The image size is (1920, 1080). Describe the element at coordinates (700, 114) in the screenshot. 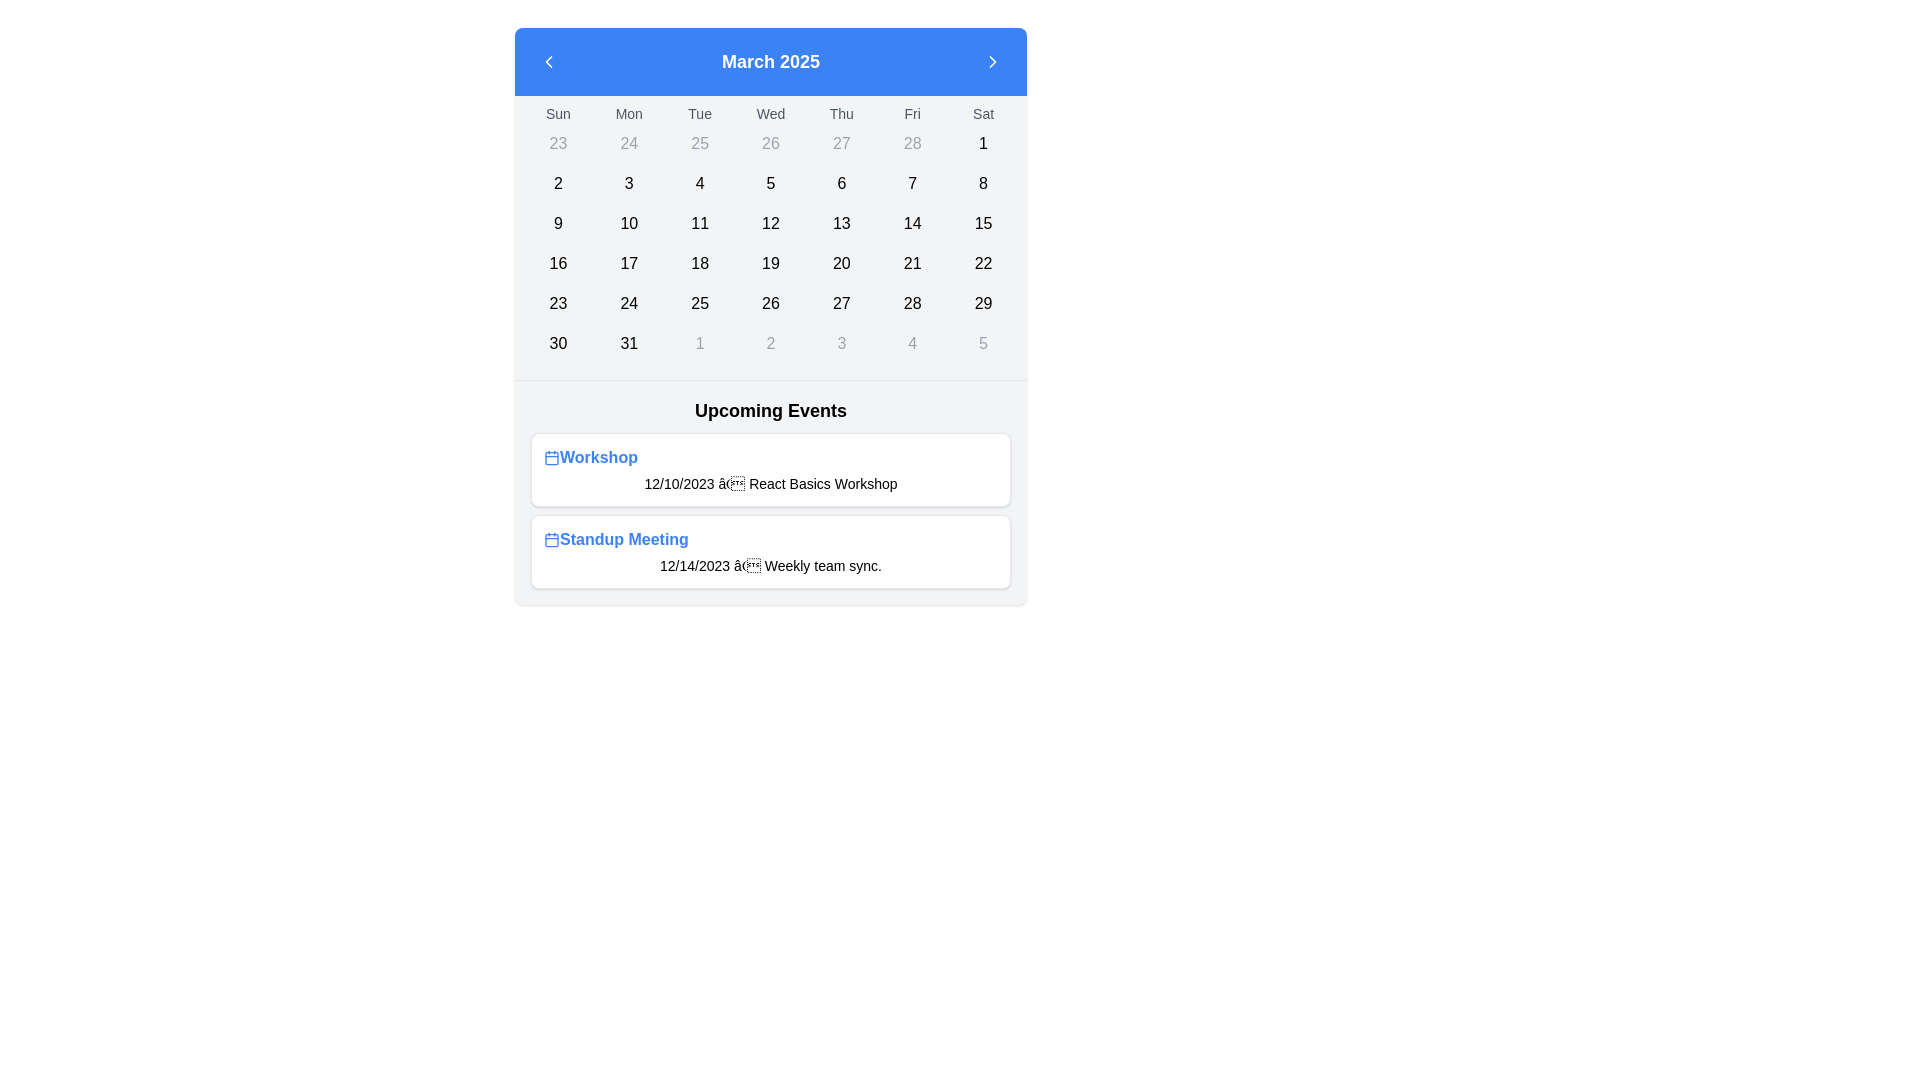

I see `the Text Label that indicates Tuesday in the calendar grid, located between 'Mon' and 'Wed'` at that location.